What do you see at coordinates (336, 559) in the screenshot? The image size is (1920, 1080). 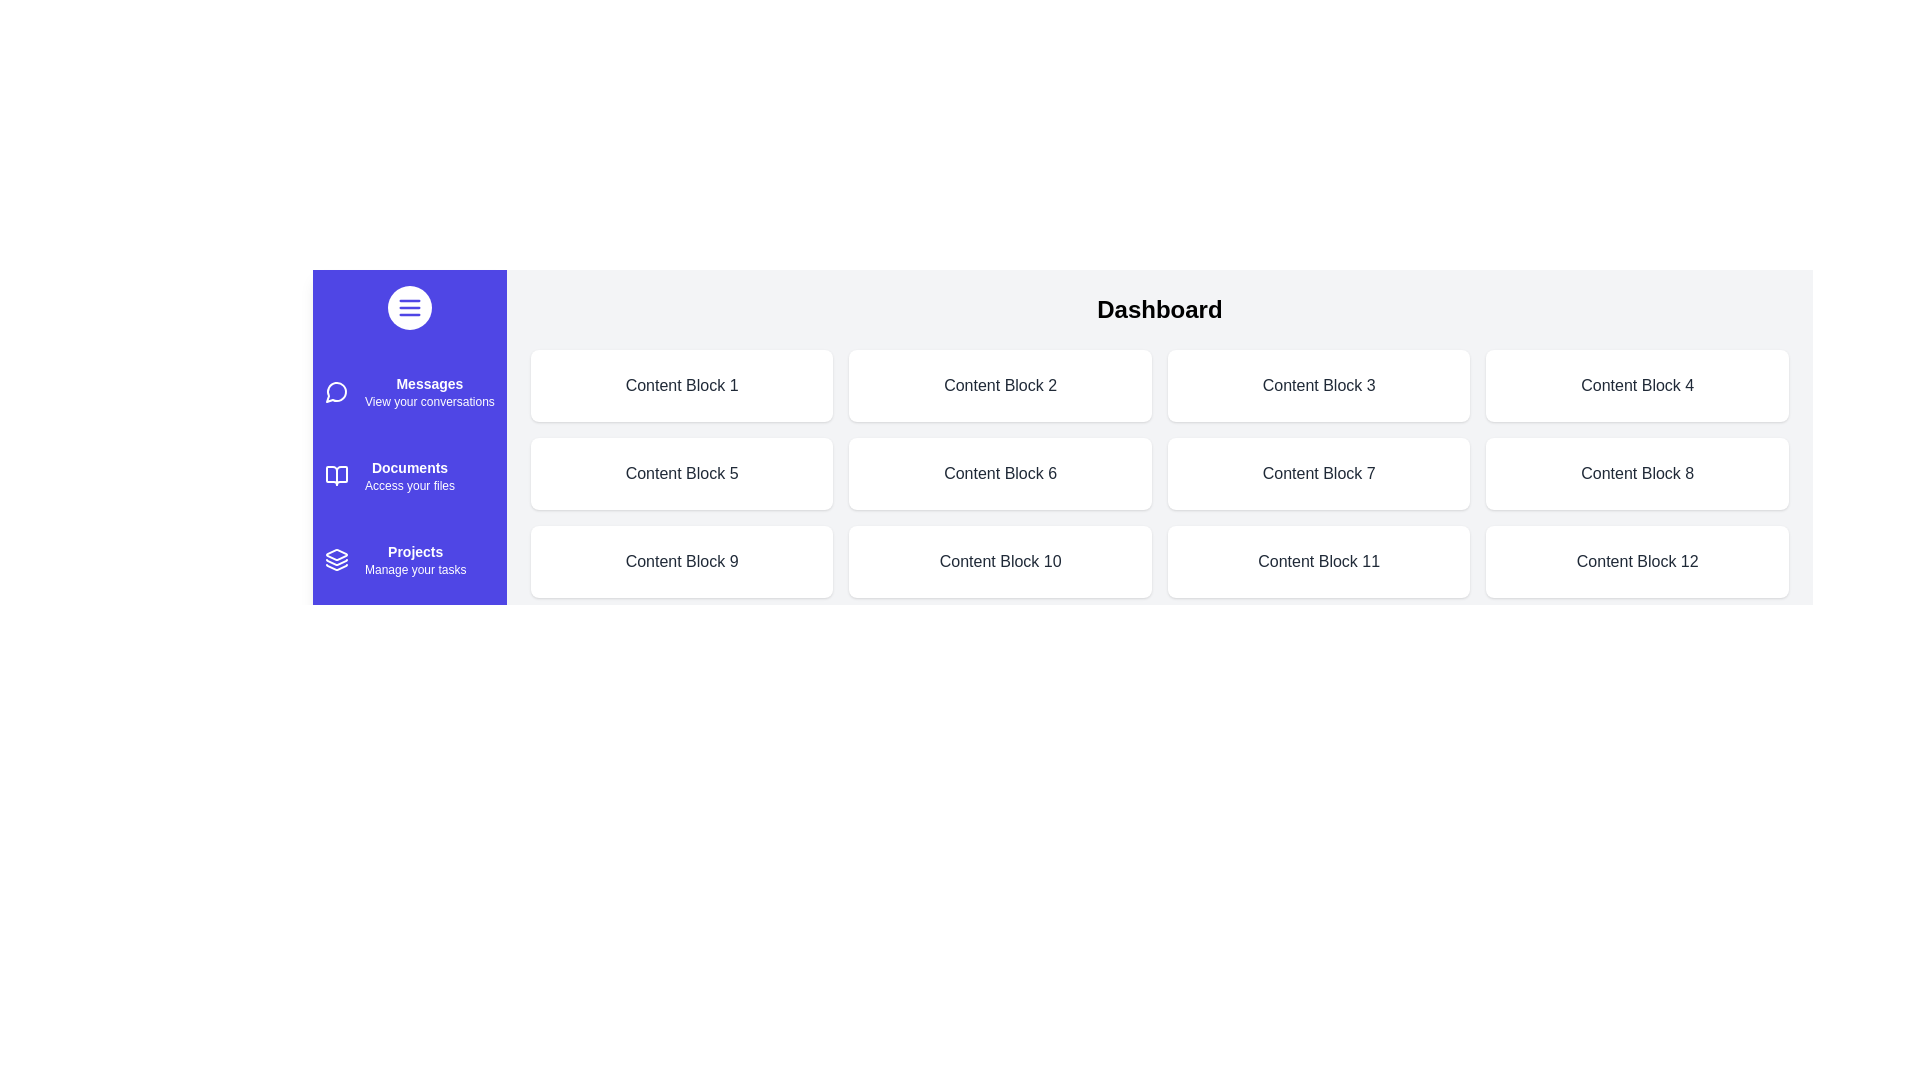 I see `the menu item Projects to reveal its additional information` at bounding box center [336, 559].